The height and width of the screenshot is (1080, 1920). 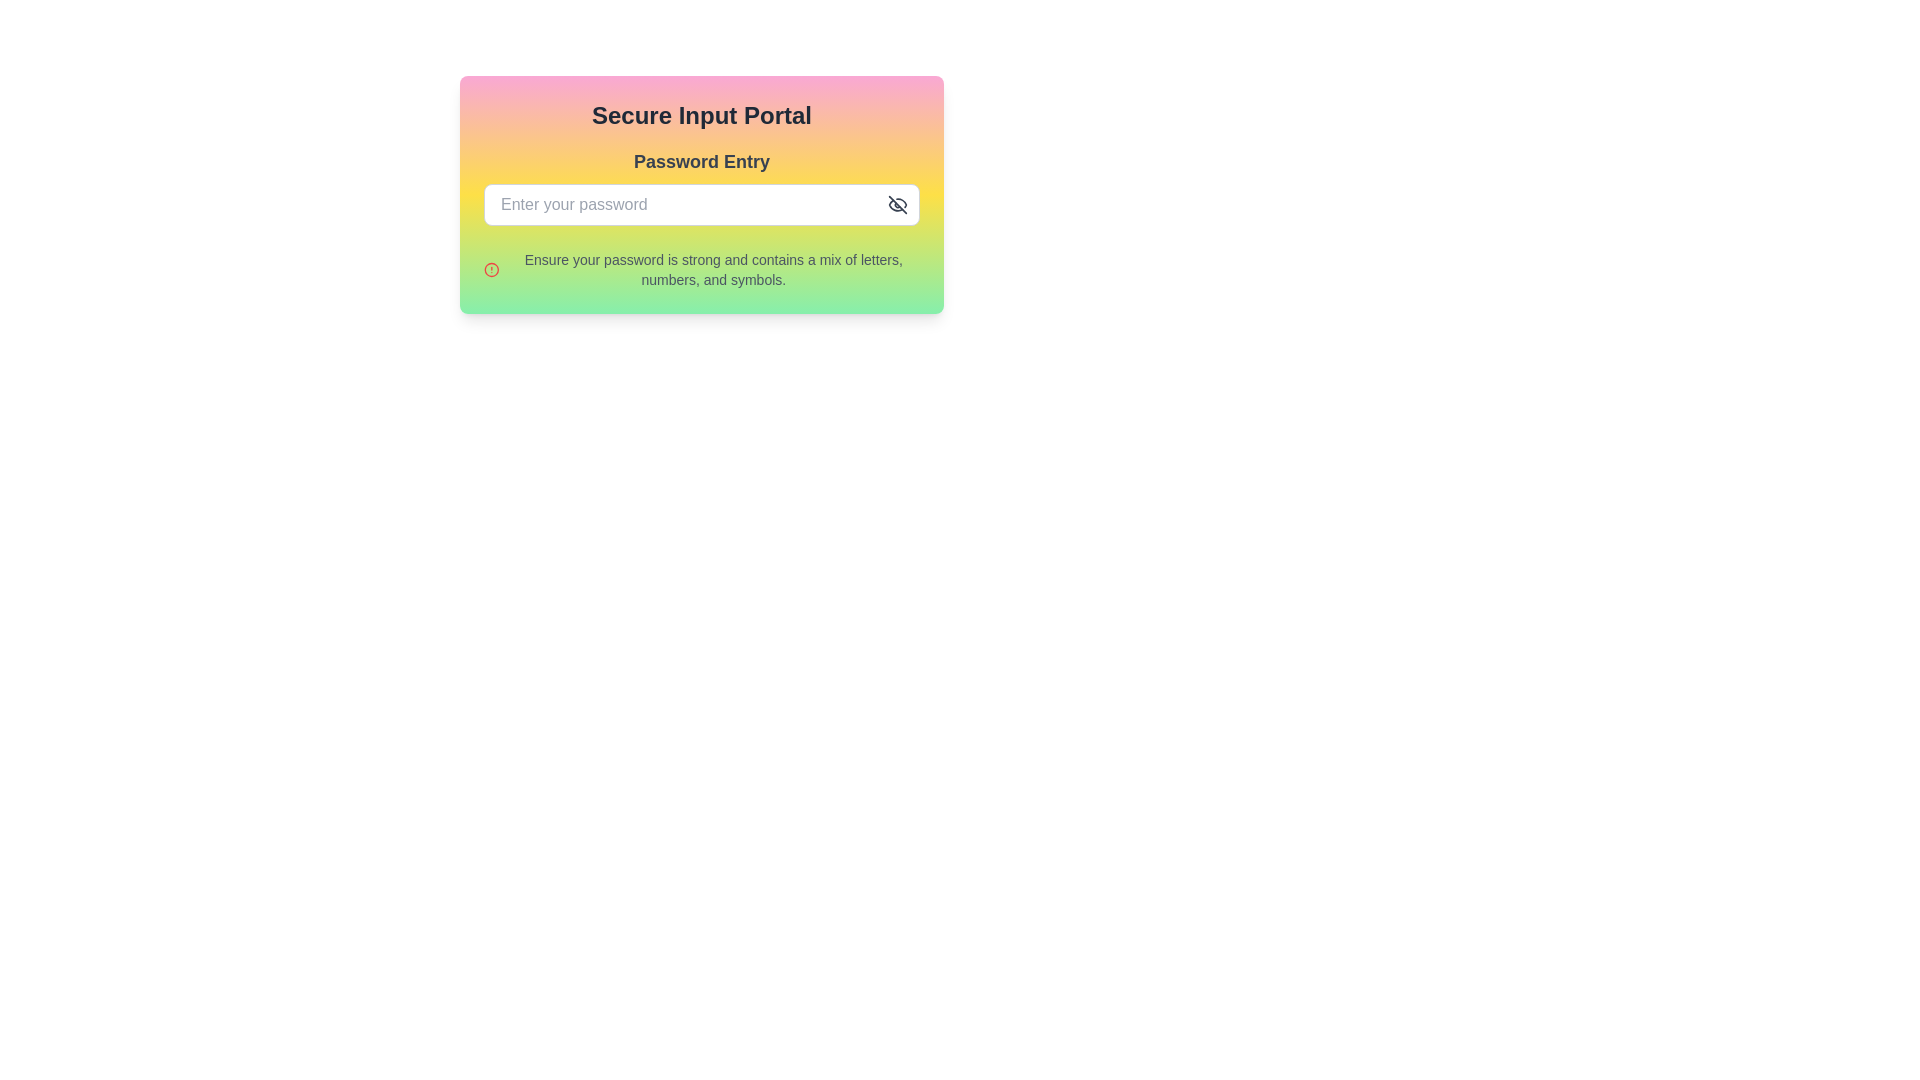 I want to click on the circular alert symbol located below the password input field in the 'Secure Input Portal' interface, so click(x=491, y=270).